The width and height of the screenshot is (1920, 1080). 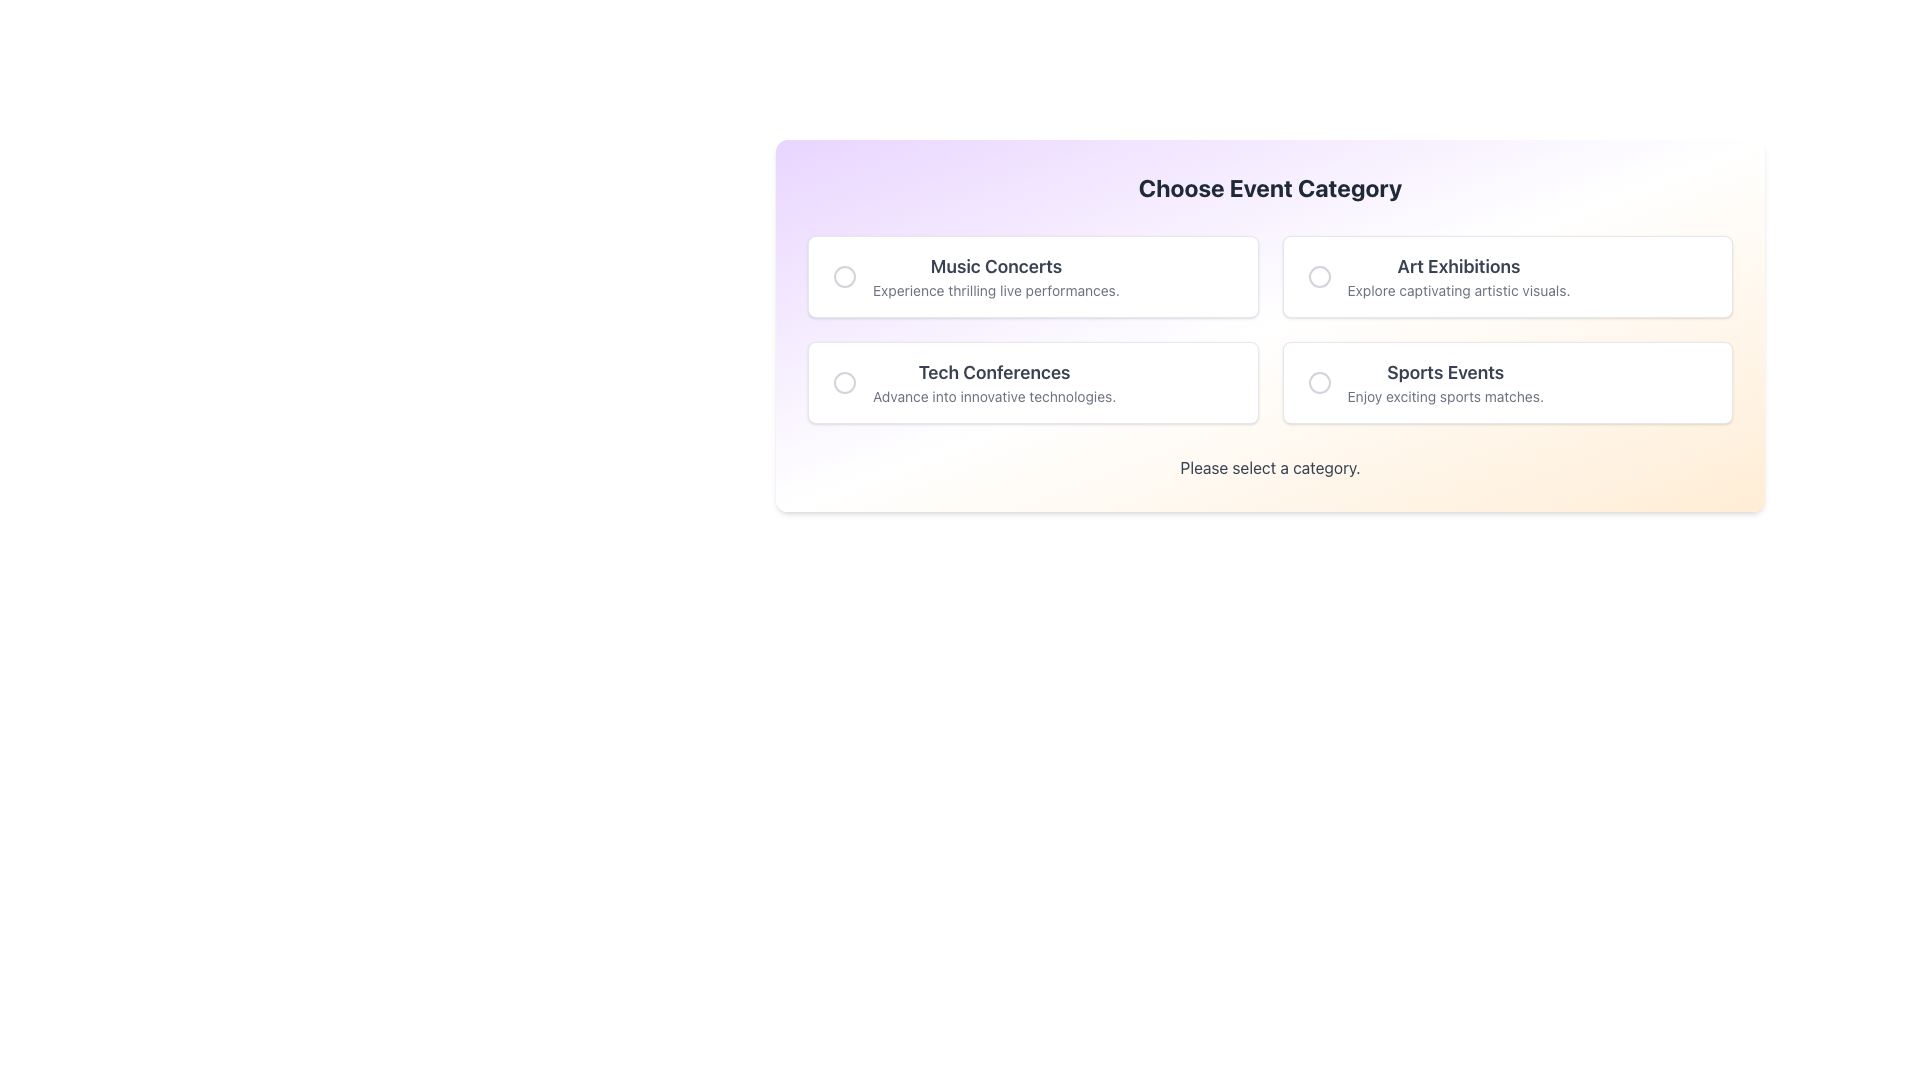 What do you see at coordinates (1459, 290) in the screenshot?
I see `the text element that reads 'Explore captivating artistic visuals.' located below the header 'Art Exhibitions' in the right column of the grid layout` at bounding box center [1459, 290].